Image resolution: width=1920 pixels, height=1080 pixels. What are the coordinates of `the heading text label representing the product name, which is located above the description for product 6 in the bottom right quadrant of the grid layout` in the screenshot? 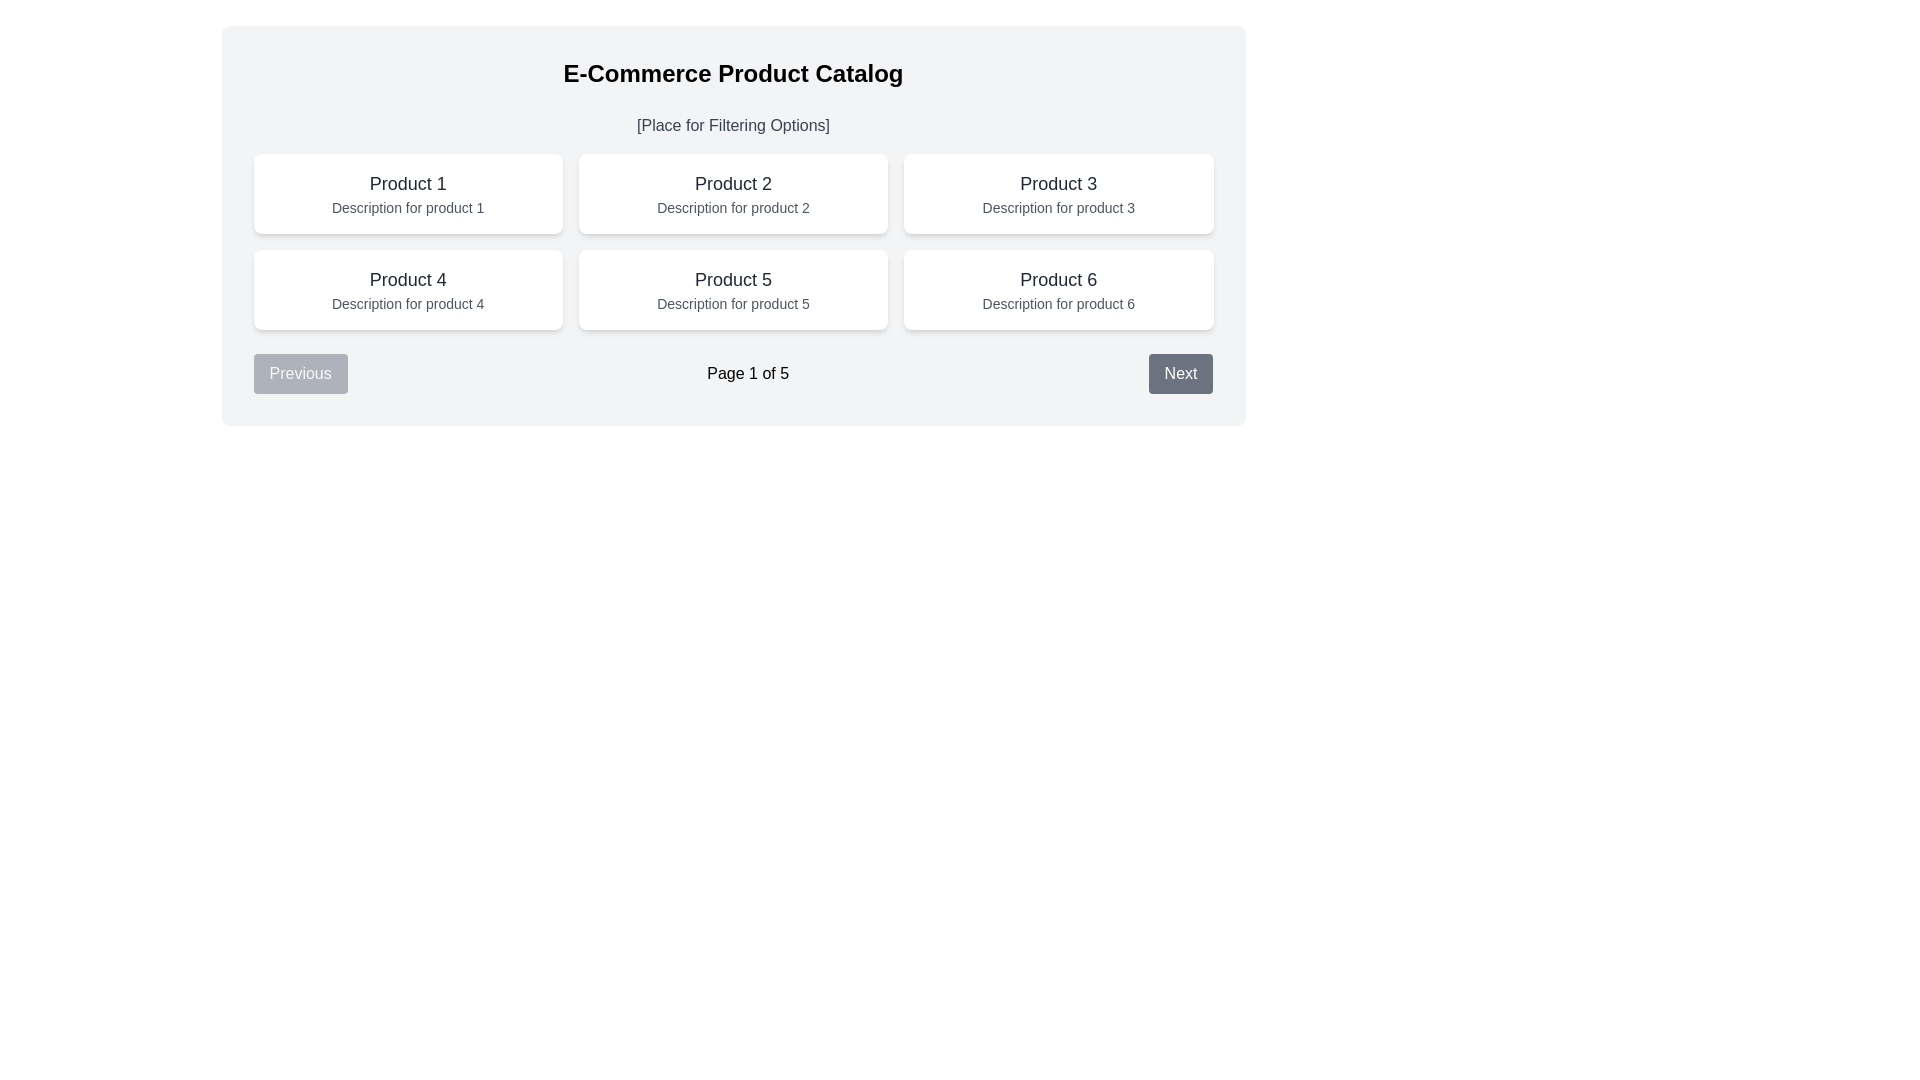 It's located at (1057, 280).